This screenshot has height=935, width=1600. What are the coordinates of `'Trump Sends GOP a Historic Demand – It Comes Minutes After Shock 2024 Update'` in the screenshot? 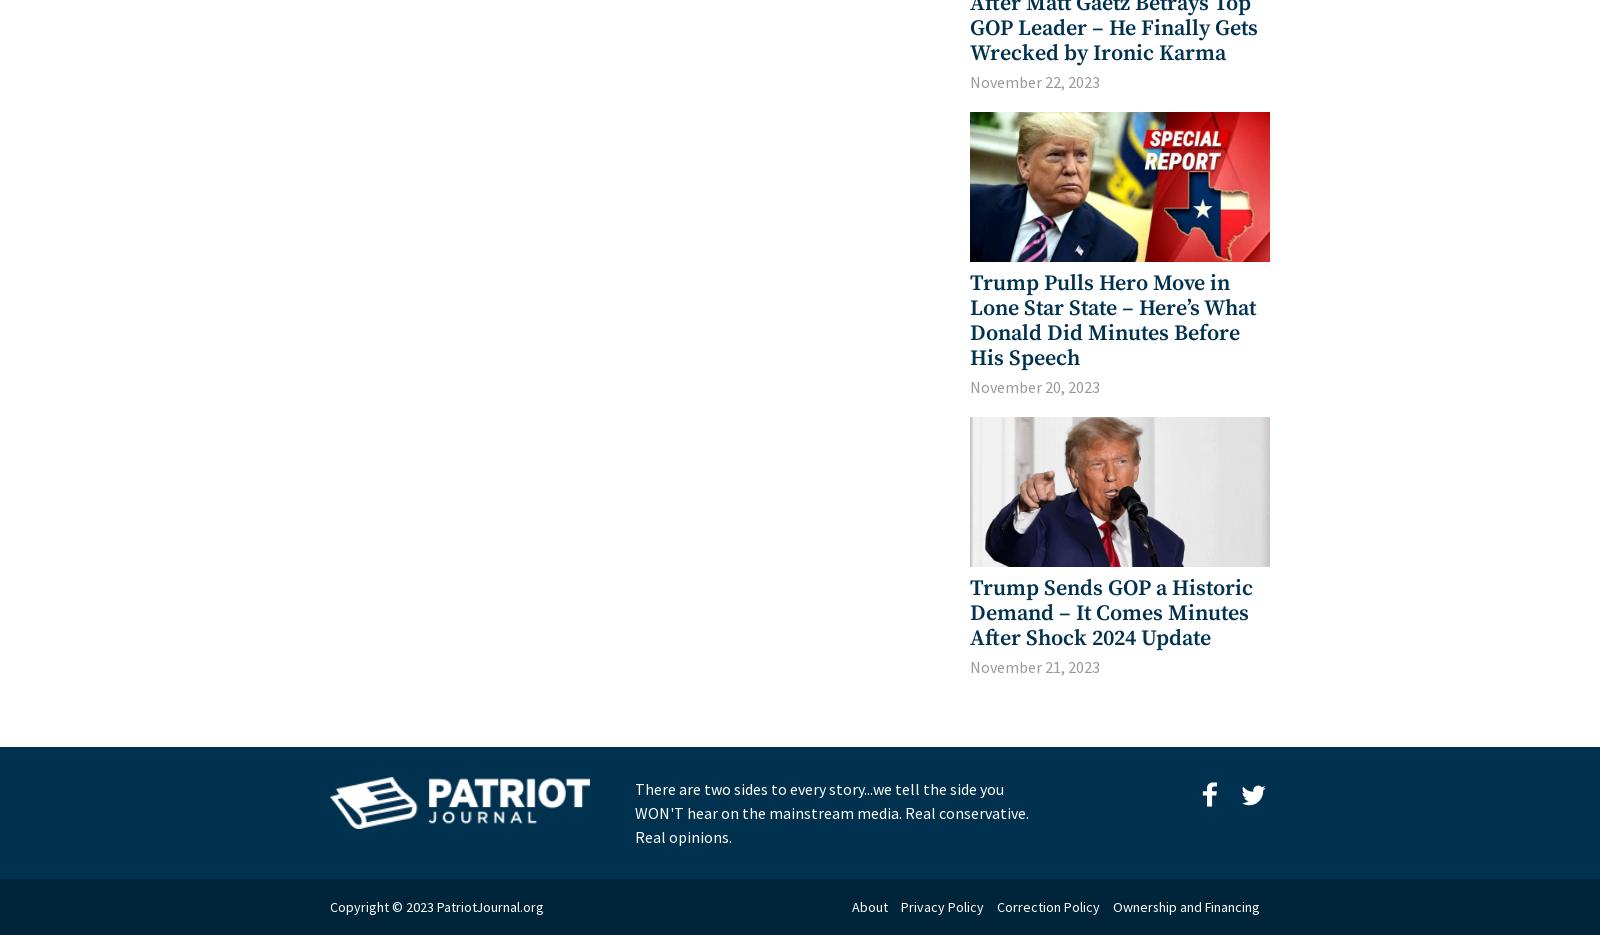 It's located at (1111, 612).